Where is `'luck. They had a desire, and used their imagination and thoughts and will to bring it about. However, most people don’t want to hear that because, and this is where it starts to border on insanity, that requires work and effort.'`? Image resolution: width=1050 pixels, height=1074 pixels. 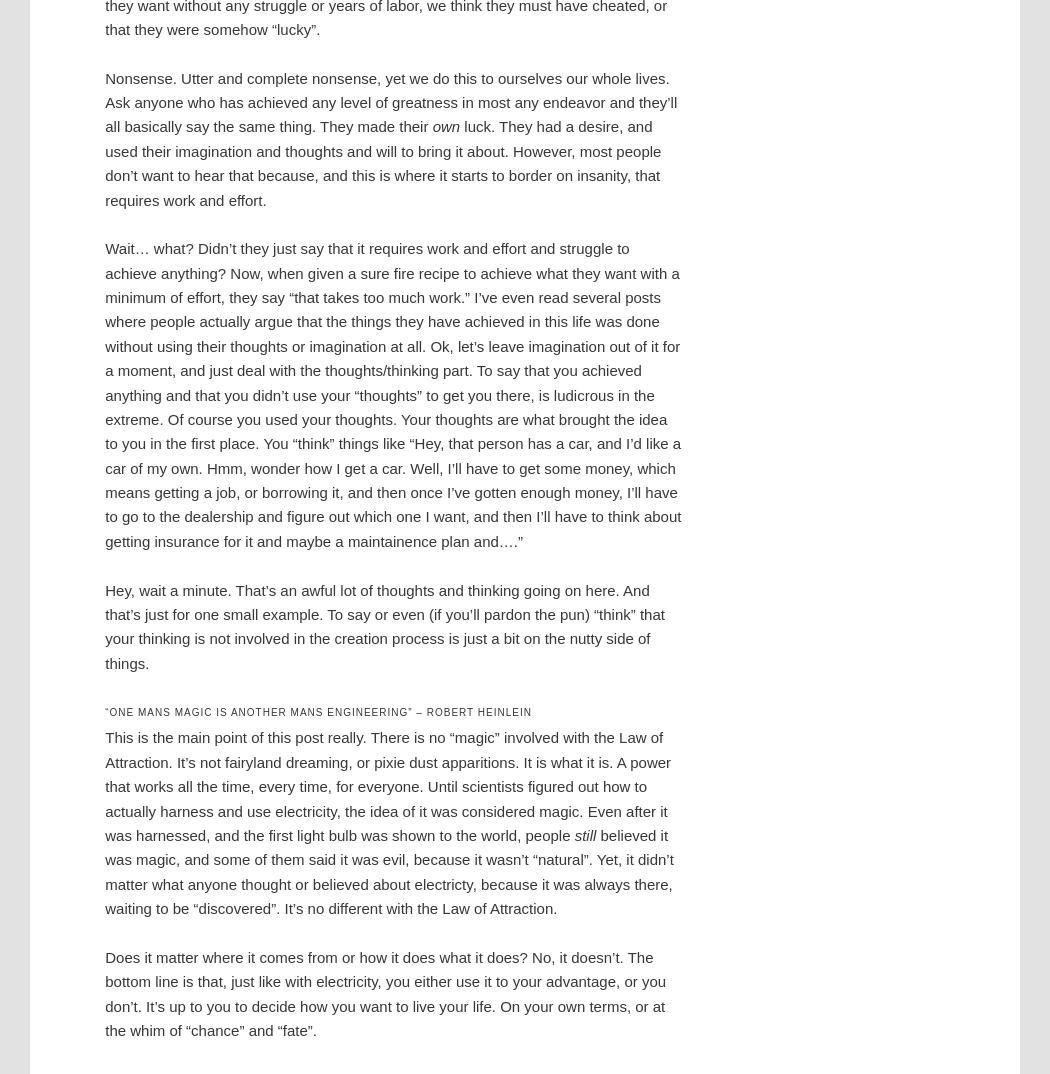 'luck. They had a desire, and used their imagination and thoughts and will to bring it about. However, most people don’t want to hear that because, and this is where it starts to border on insanity, that requires work and effort.' is located at coordinates (383, 163).